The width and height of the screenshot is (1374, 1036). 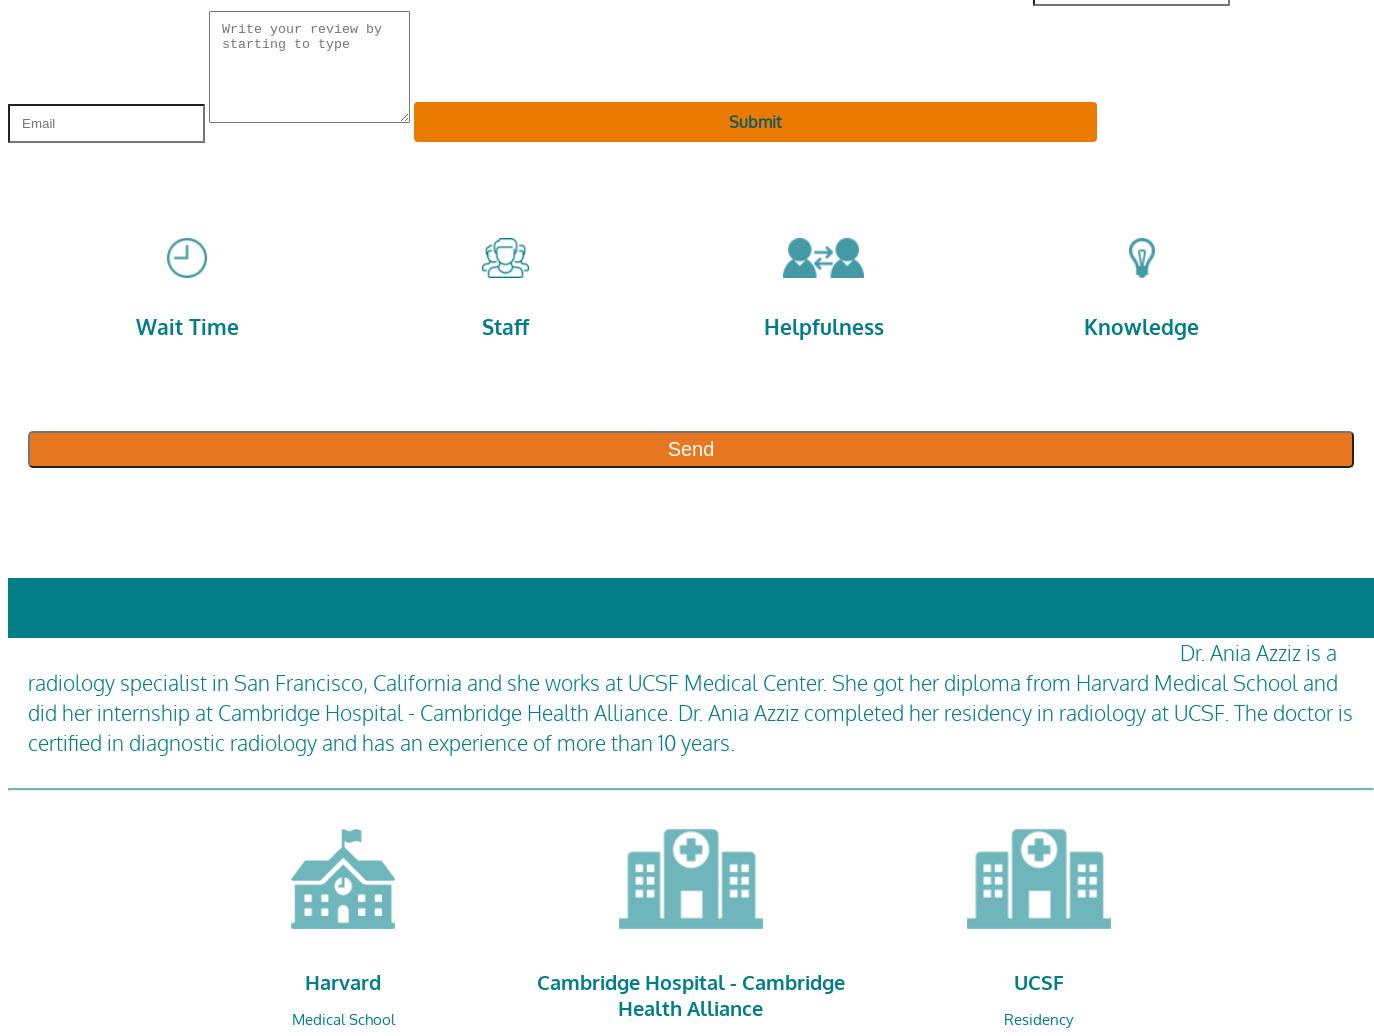 I want to click on 'Cambridge Hospital - Cambridge Health Alliance', so click(x=689, y=994).